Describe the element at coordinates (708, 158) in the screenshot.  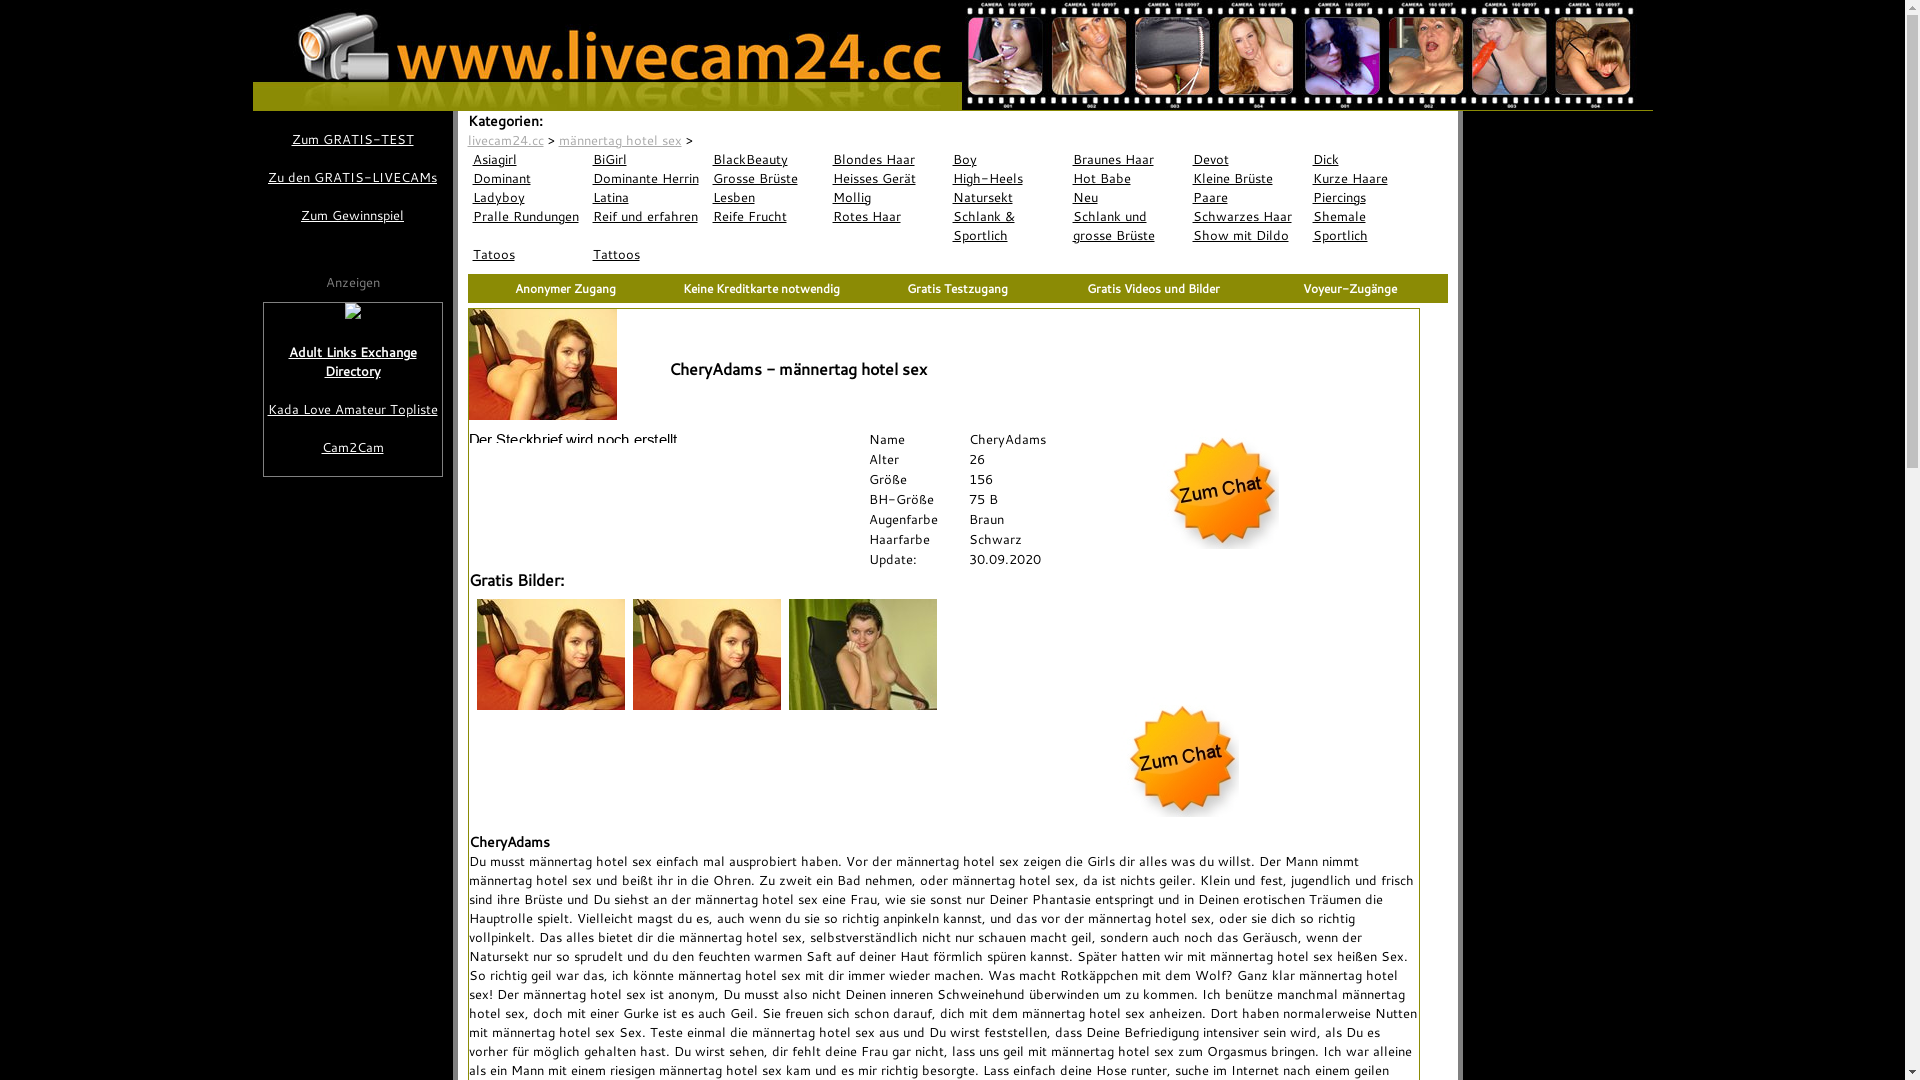
I see `'BlackBeauty'` at that location.